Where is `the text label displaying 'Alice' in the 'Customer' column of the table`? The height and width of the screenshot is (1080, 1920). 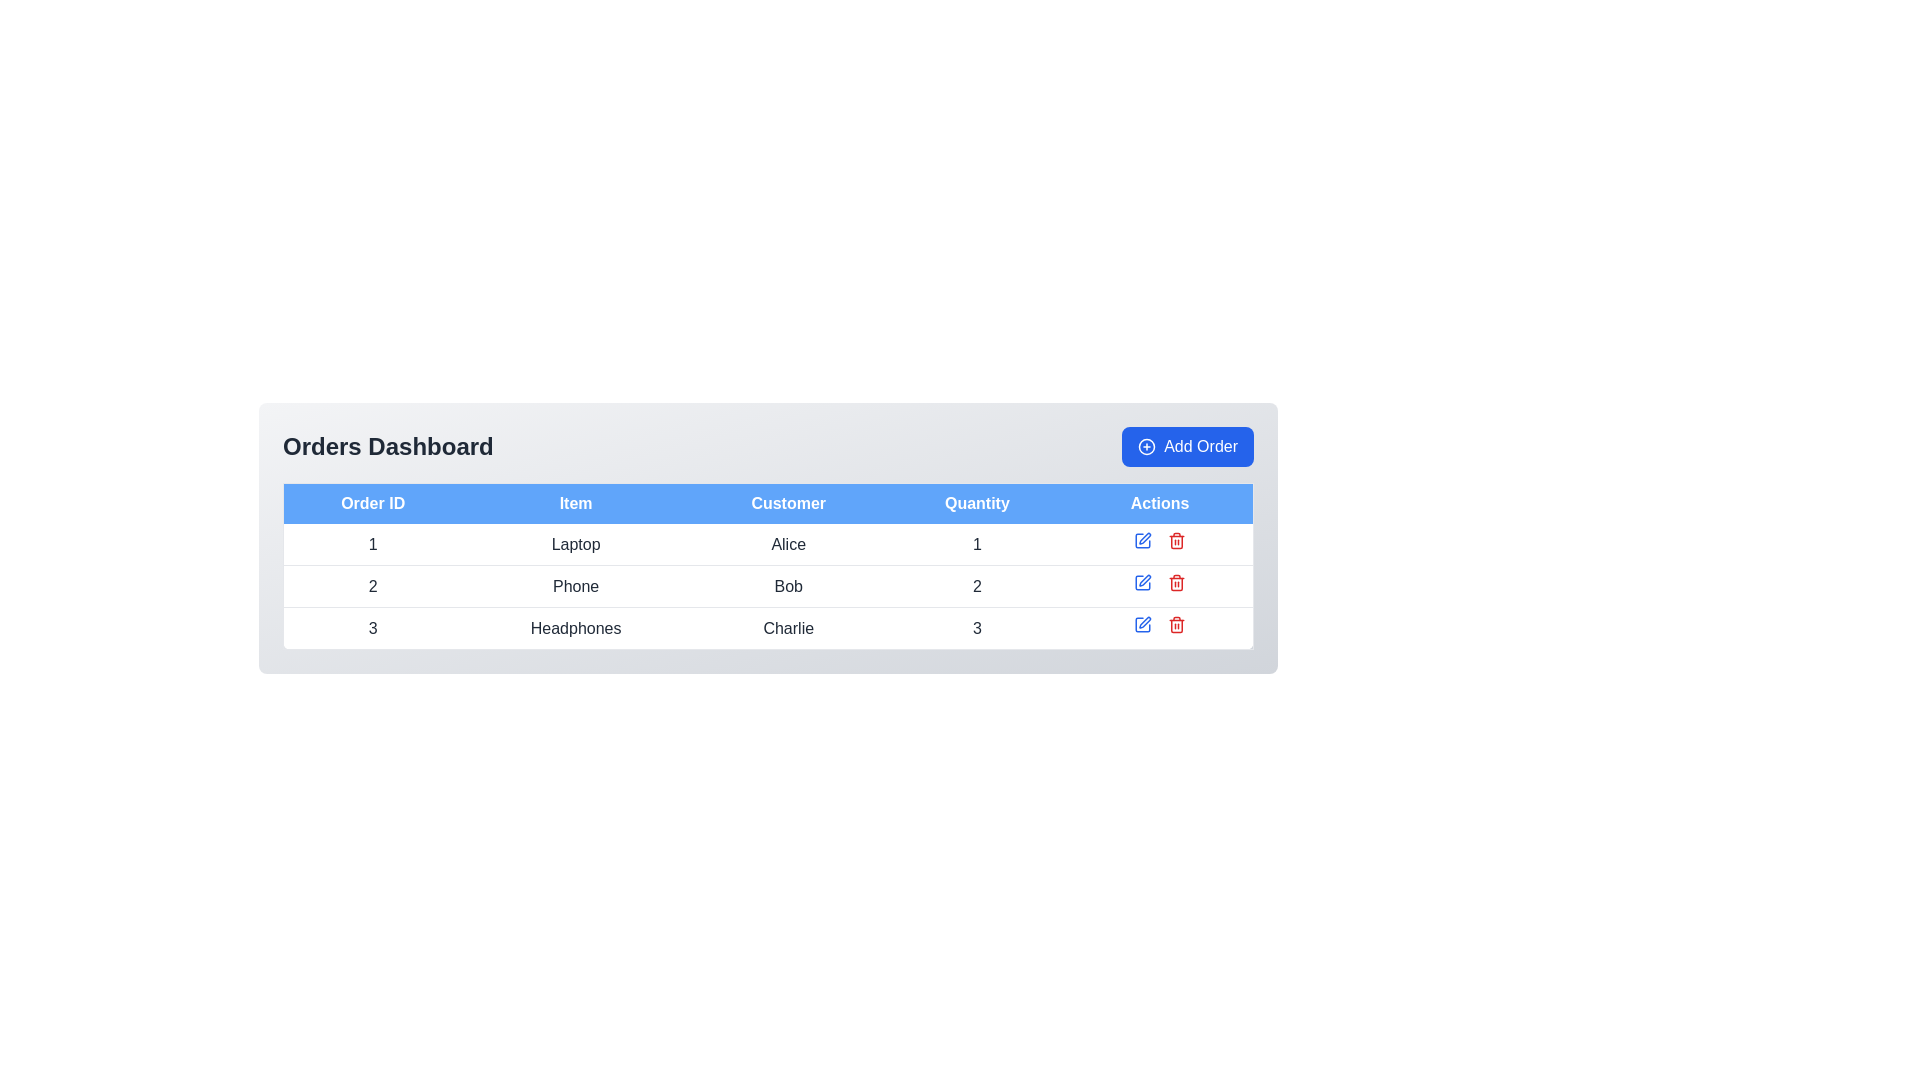 the text label displaying 'Alice' in the 'Customer' column of the table is located at coordinates (787, 544).